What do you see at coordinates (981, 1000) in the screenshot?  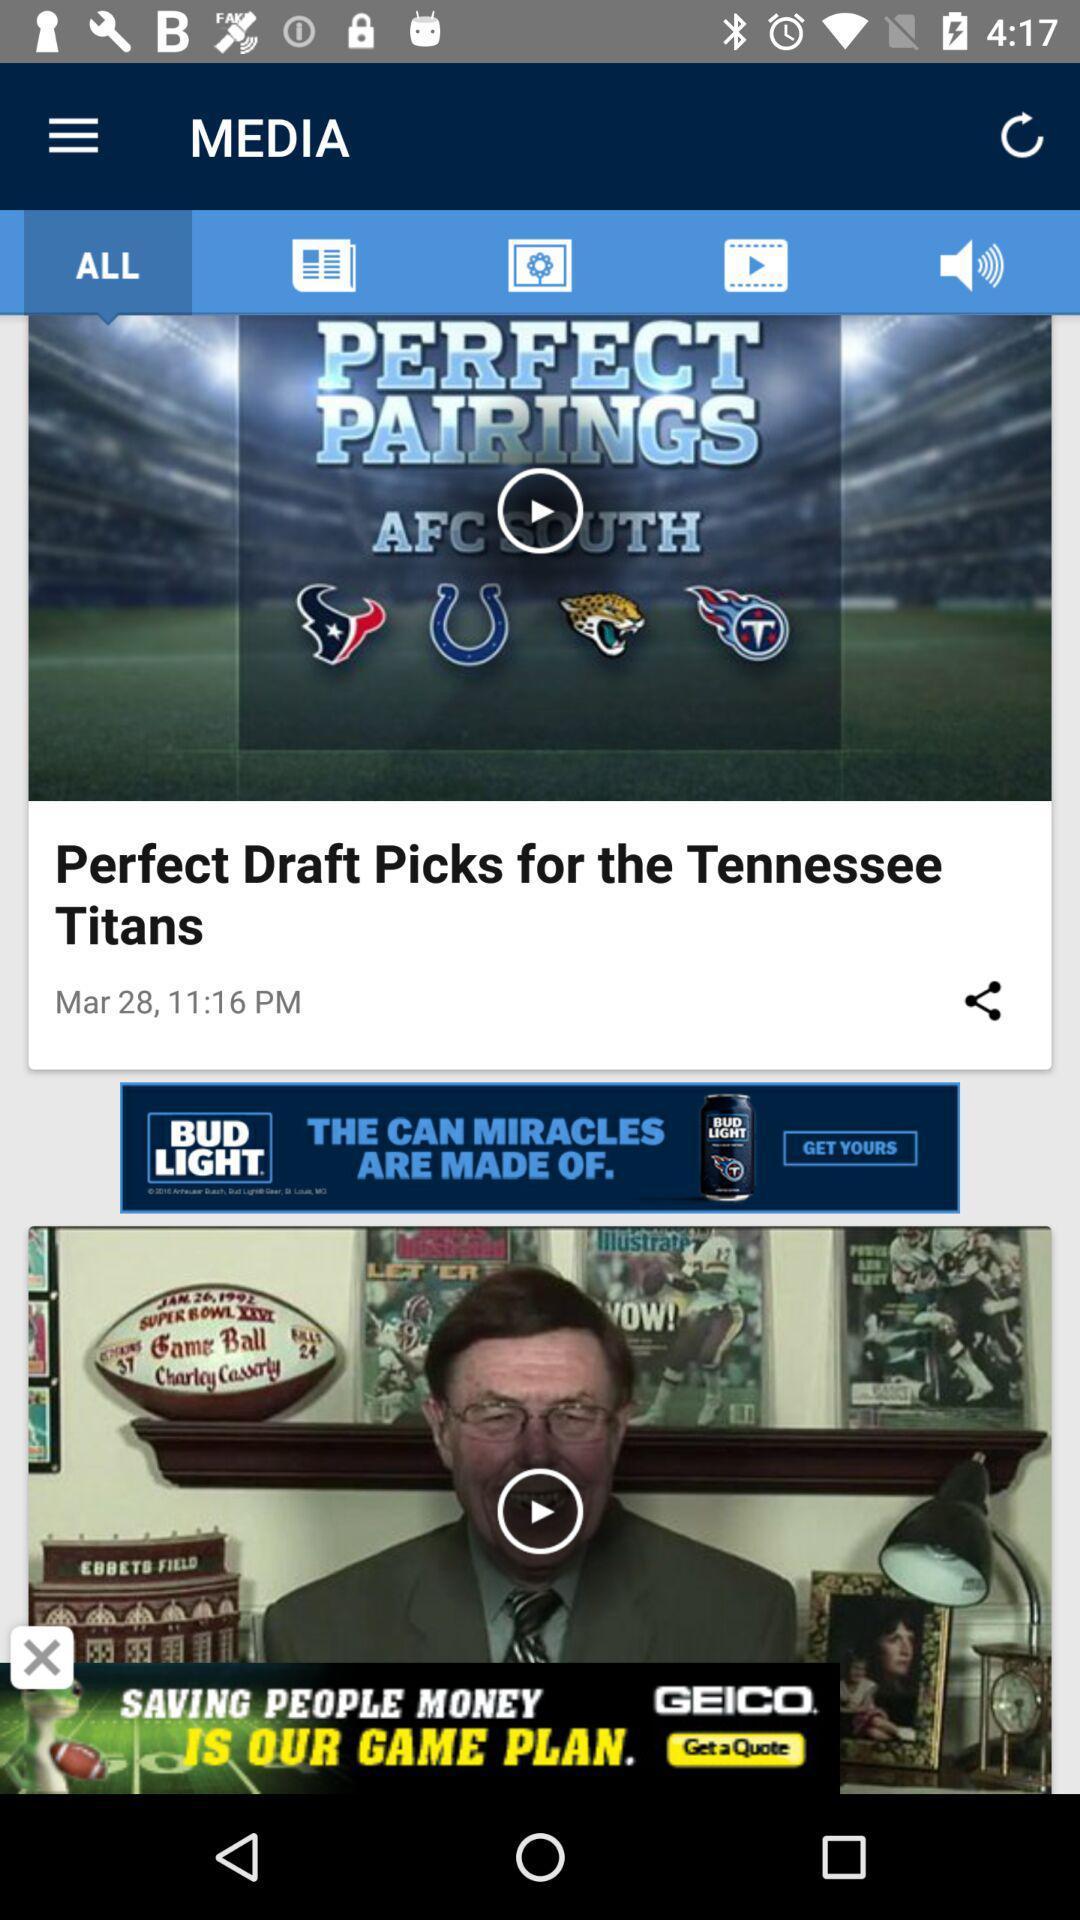 I see `the icon to the right of mar 28 11 icon` at bounding box center [981, 1000].